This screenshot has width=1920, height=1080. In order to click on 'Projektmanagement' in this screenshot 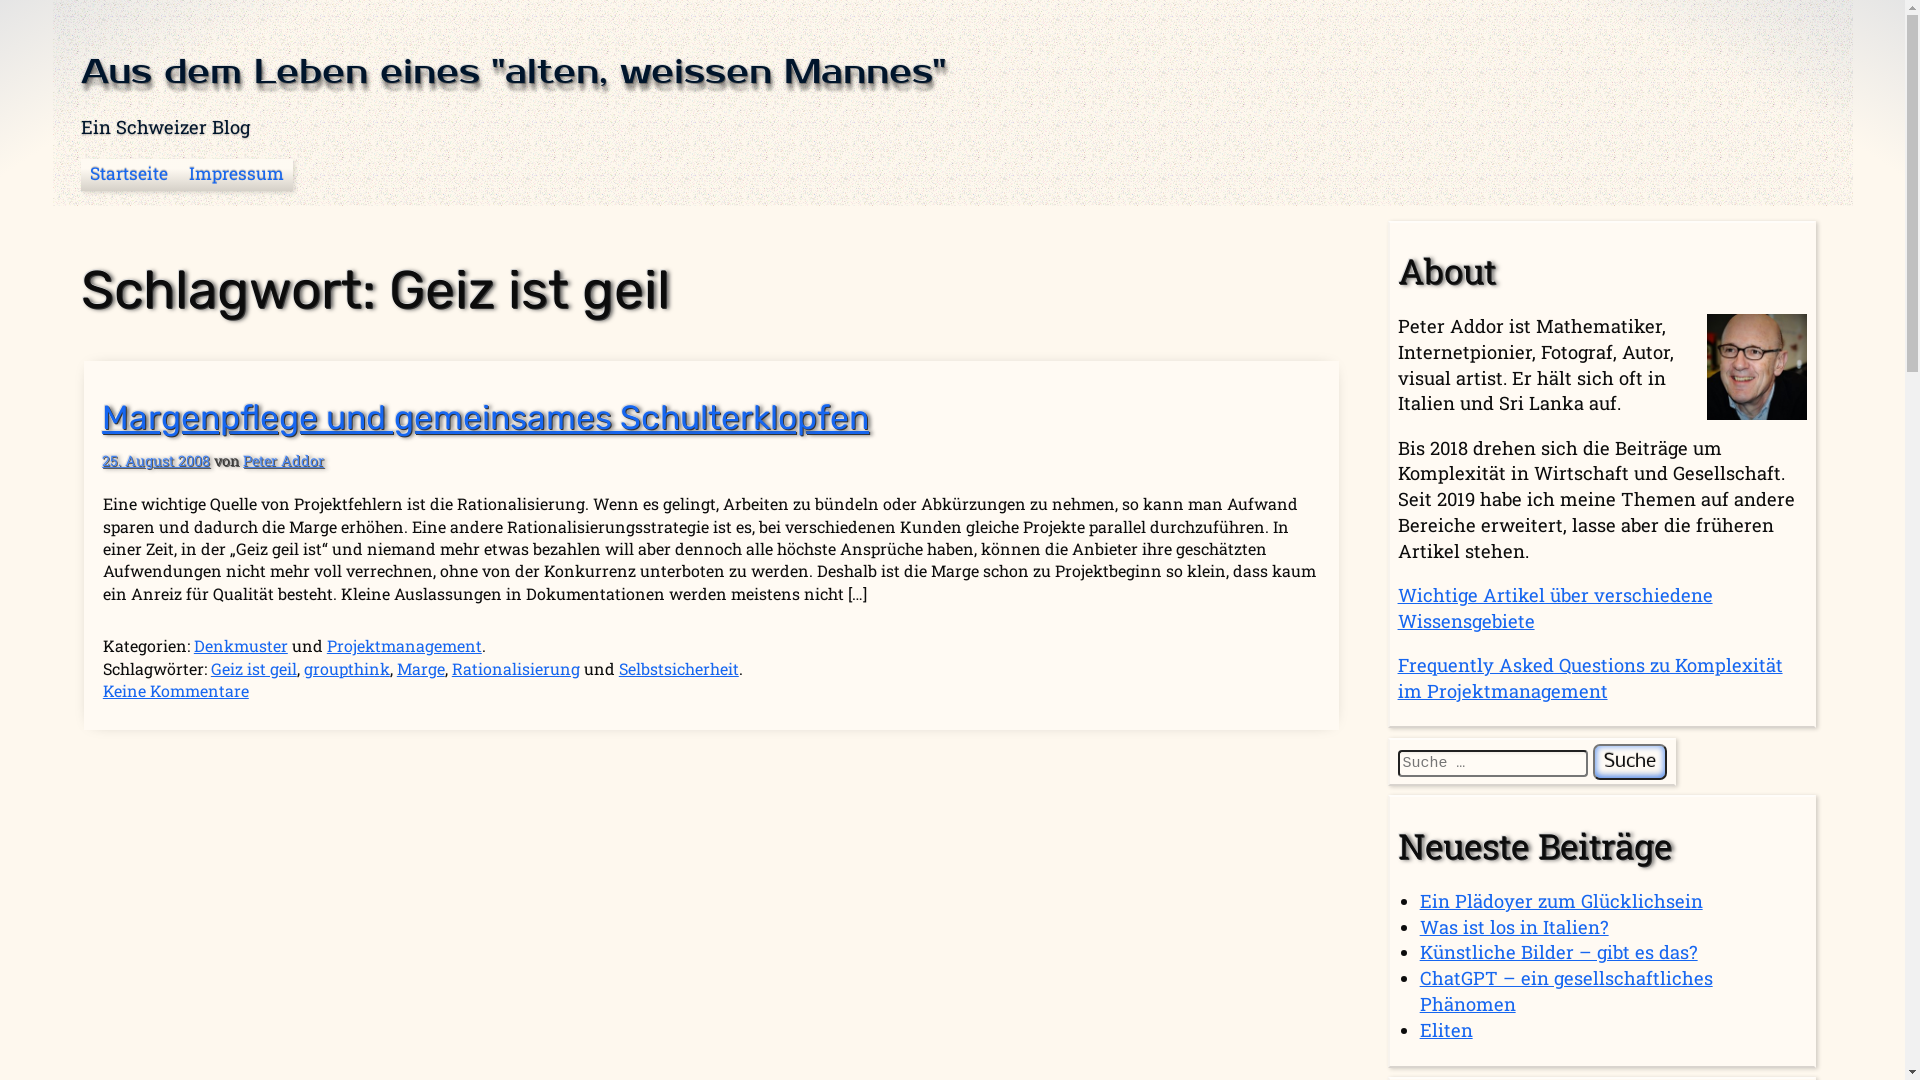, I will do `click(403, 645)`.